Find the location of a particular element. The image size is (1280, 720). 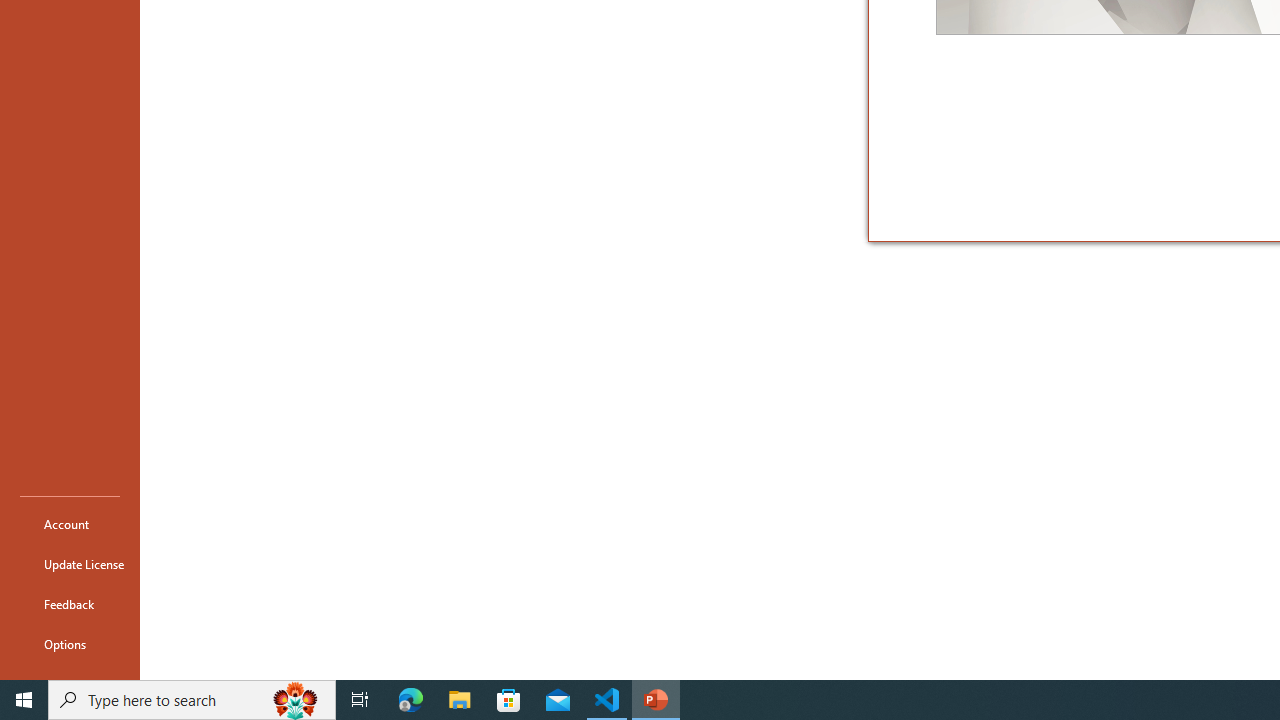

'Account' is located at coordinates (69, 523).